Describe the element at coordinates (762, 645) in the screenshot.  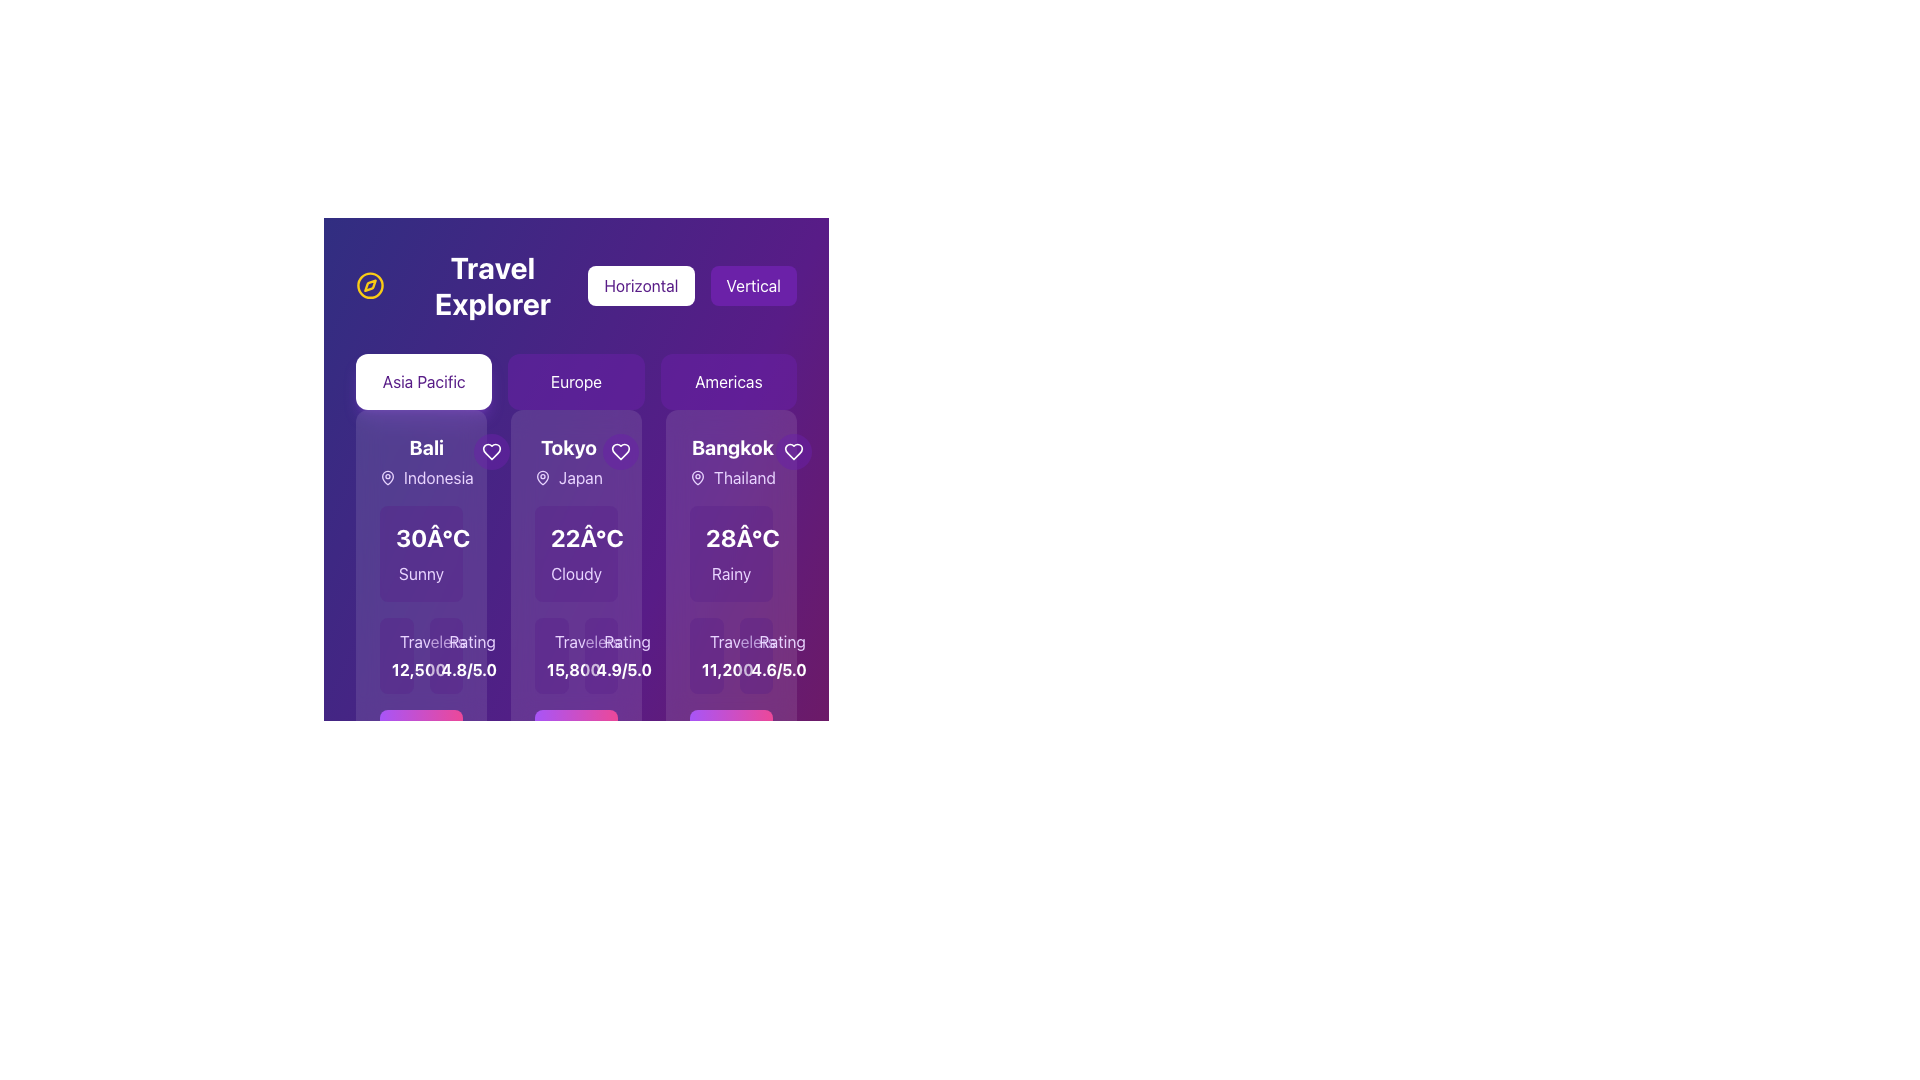
I see `the star icon for rating located next to the numerical rating text '4.6' at the bottom section of the card for 'Bangkok, Thailand'` at that location.